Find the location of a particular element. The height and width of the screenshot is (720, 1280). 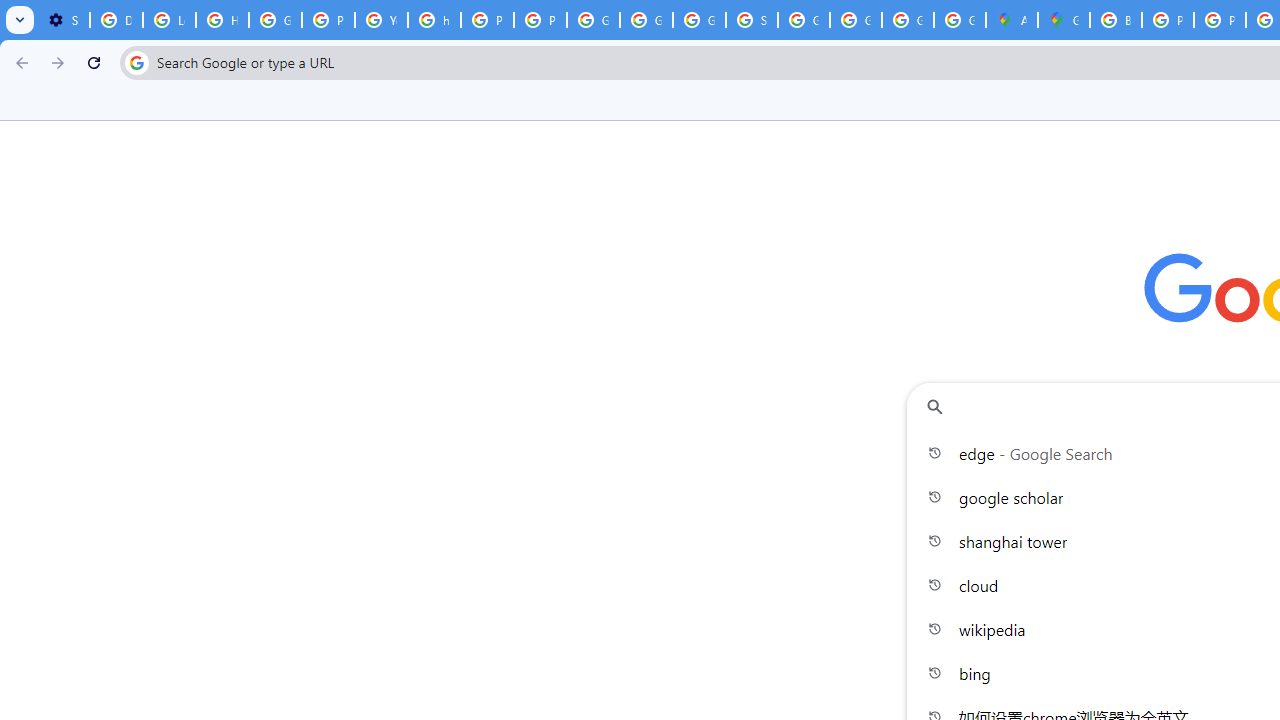

'Privacy Help Center - Policies Help' is located at coordinates (1168, 20).